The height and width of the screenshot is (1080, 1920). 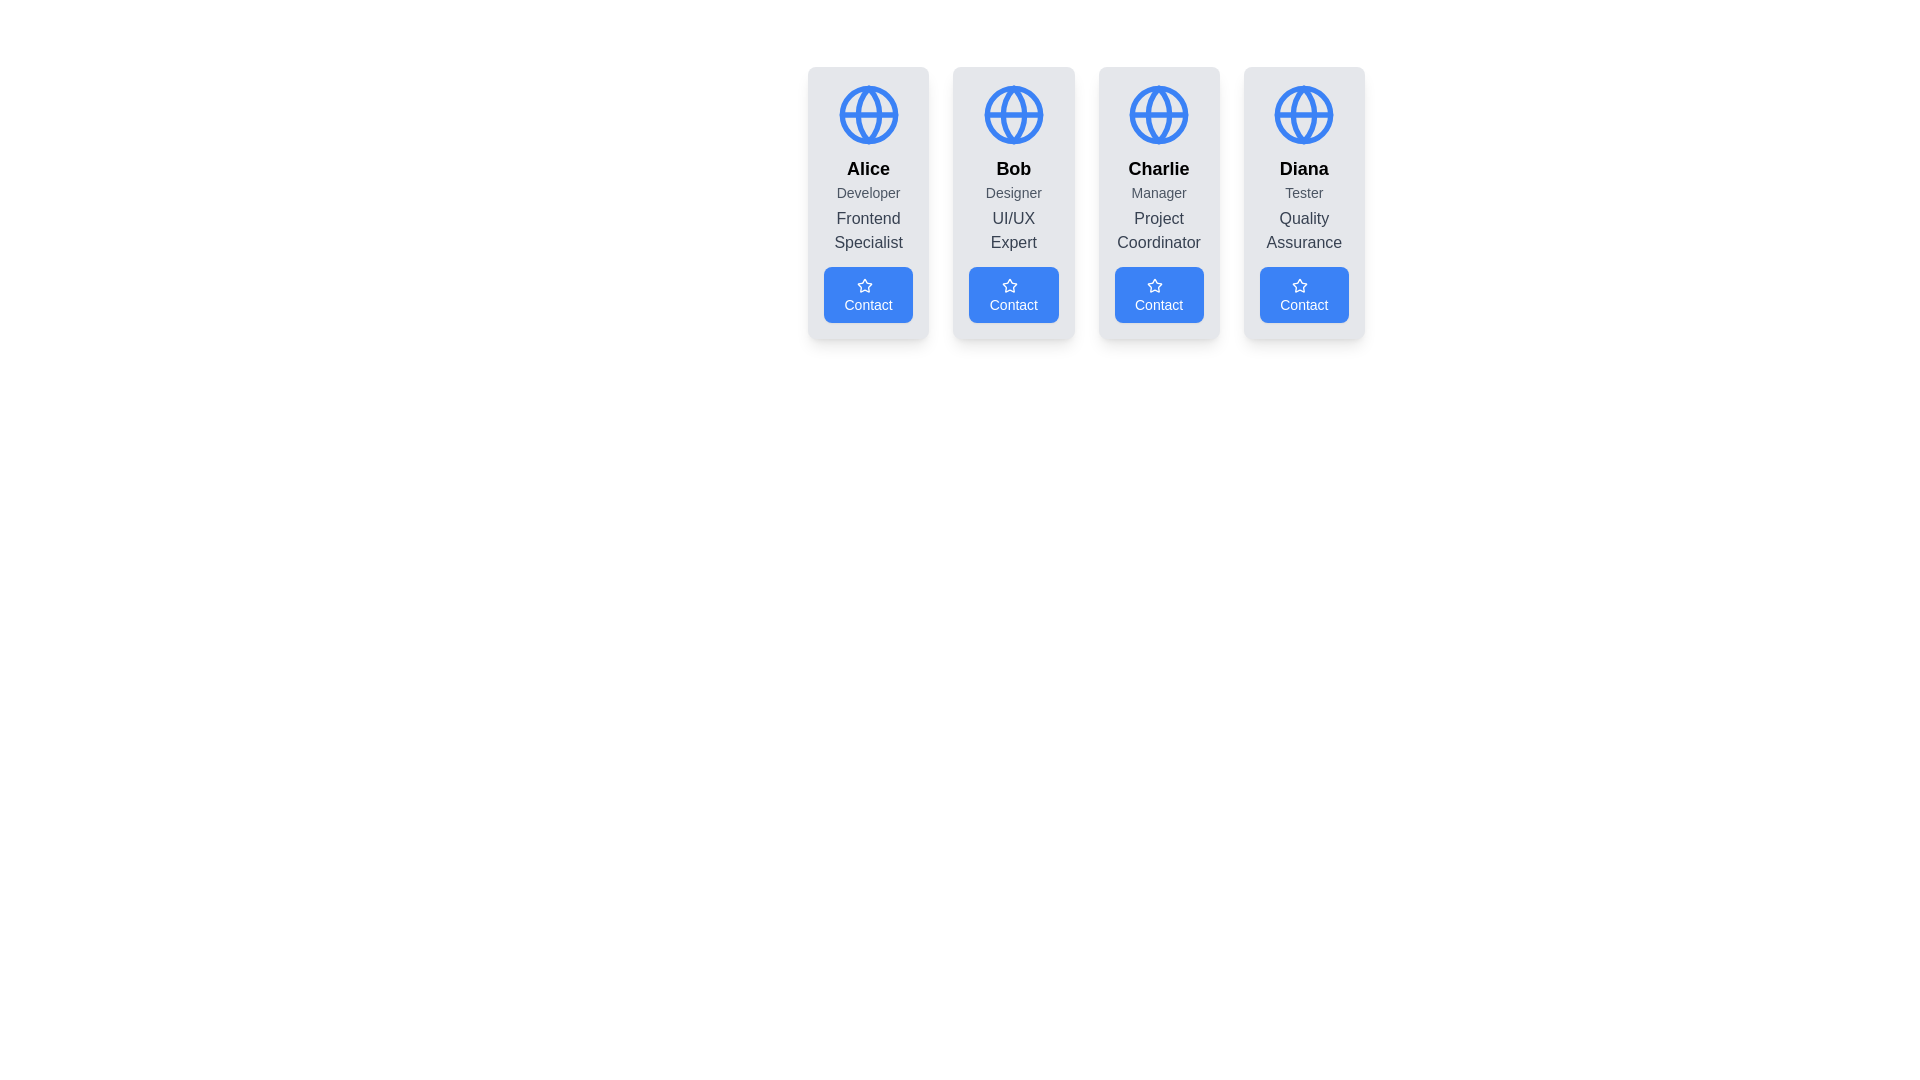 I want to click on the icon that represents global access or internet representation, located at the top section of the first card containing the text 'Alice Developer Frontend Specialist', so click(x=868, y=115).